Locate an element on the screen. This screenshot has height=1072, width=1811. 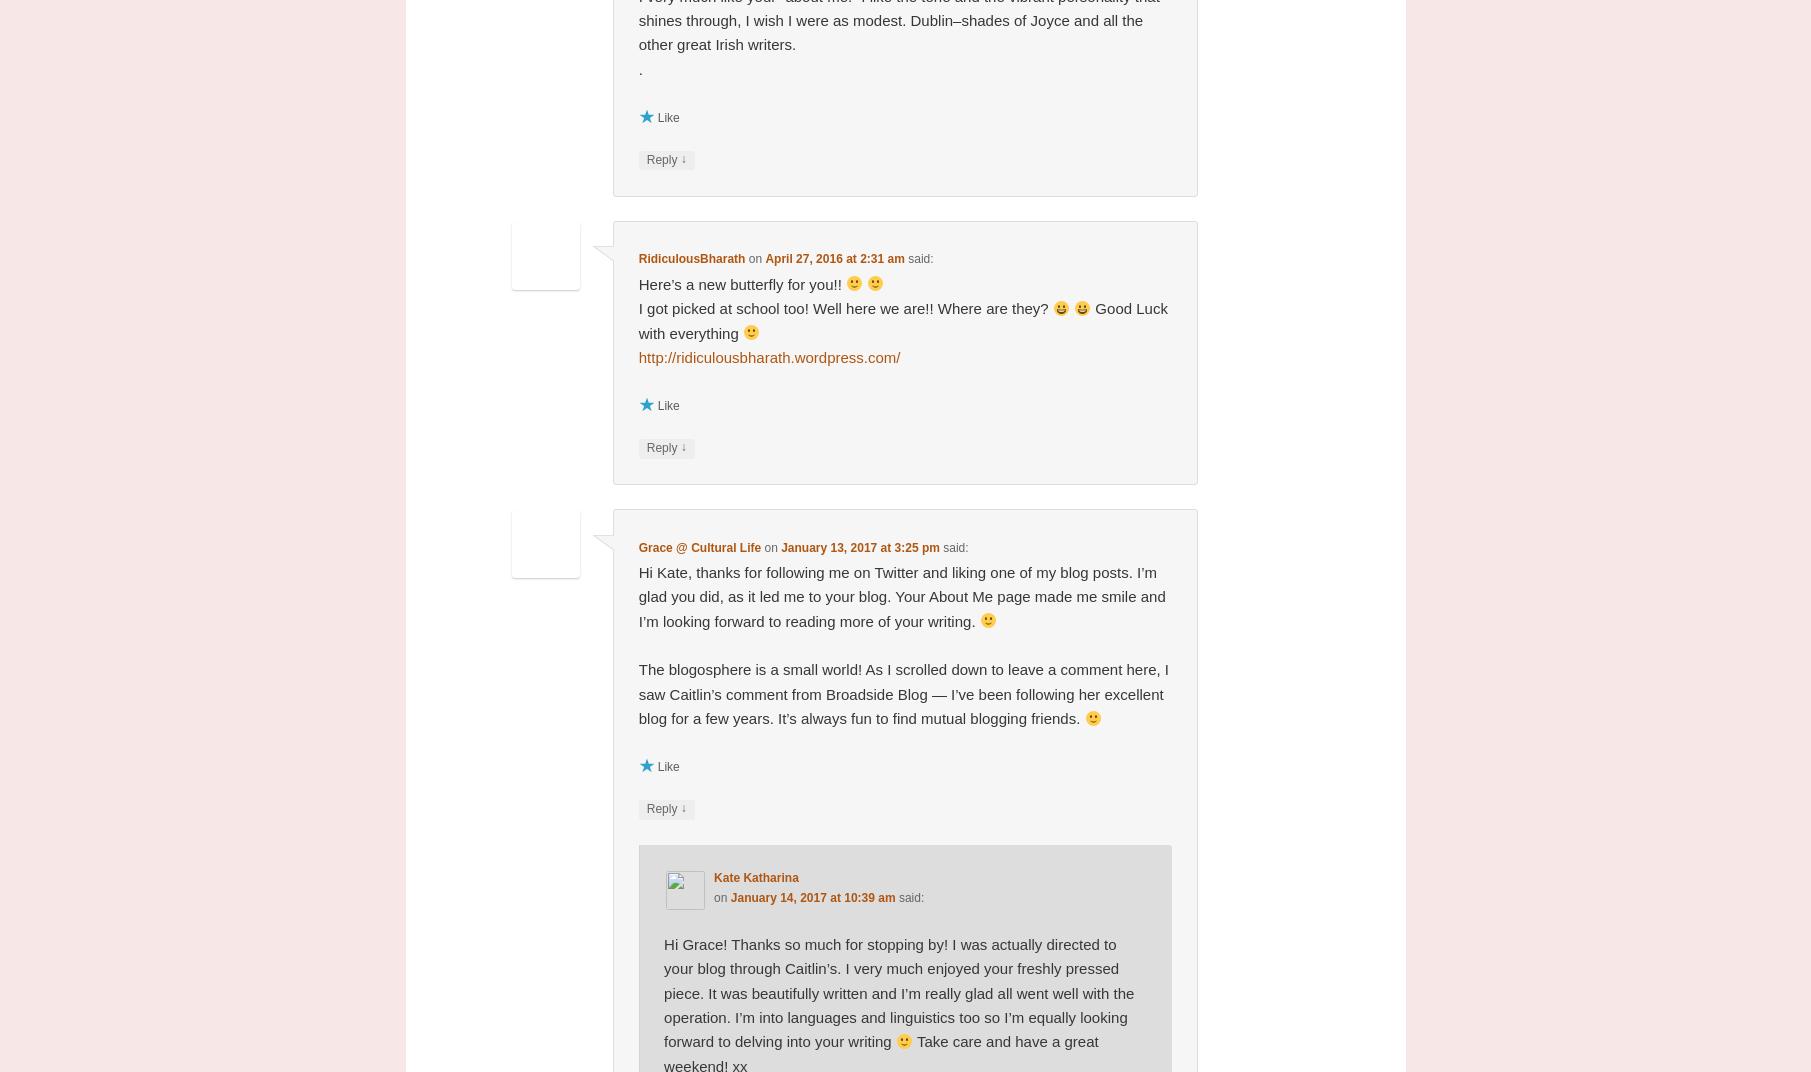
'RidiculousBharath' is located at coordinates (691, 258).